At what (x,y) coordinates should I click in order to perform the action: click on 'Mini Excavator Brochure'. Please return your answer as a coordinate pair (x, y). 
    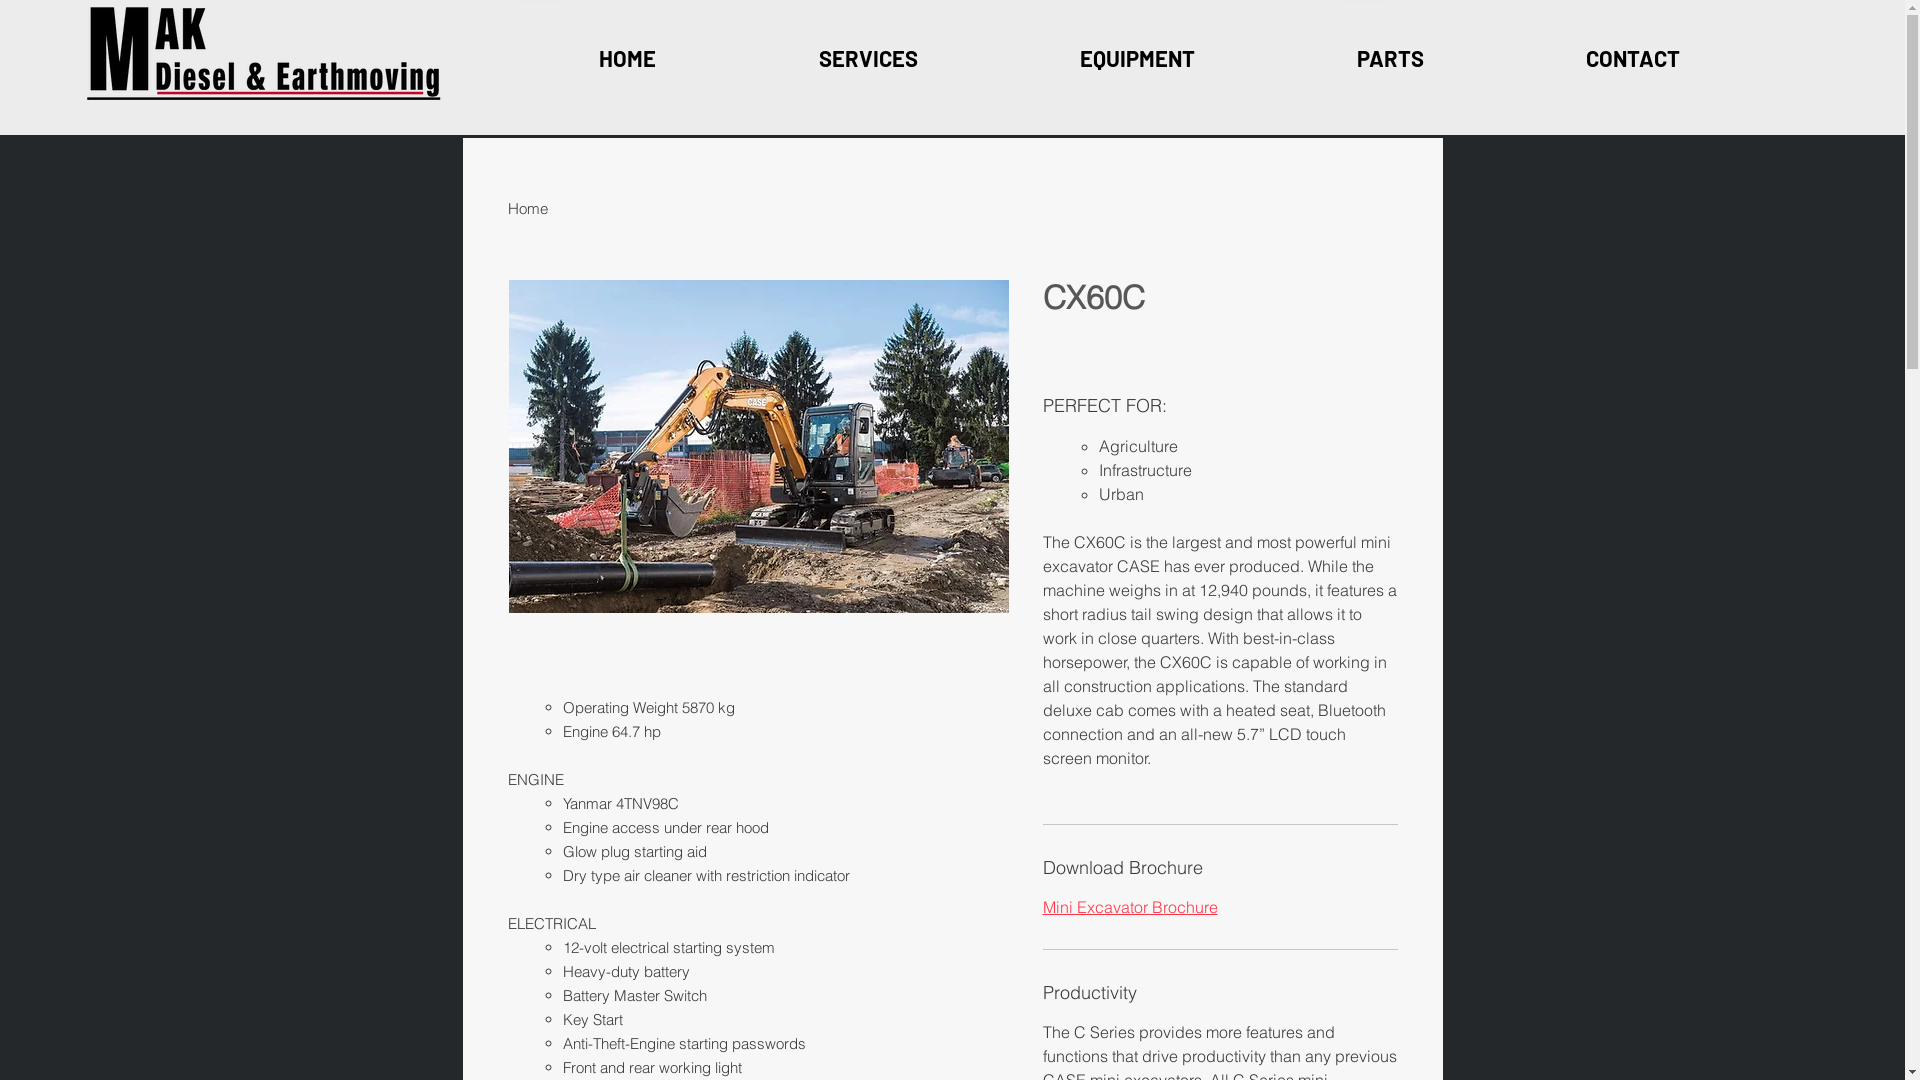
    Looking at the image, I should click on (1040, 906).